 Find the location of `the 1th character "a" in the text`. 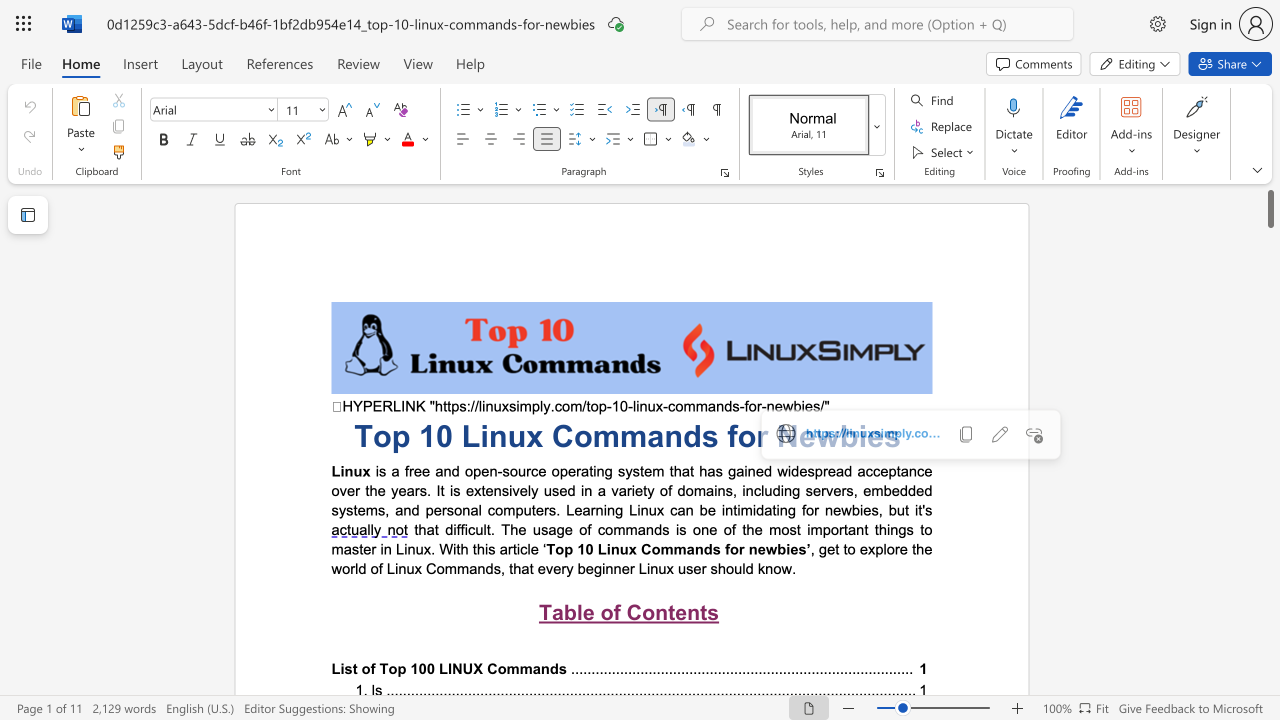

the 1th character "a" in the text is located at coordinates (655, 435).